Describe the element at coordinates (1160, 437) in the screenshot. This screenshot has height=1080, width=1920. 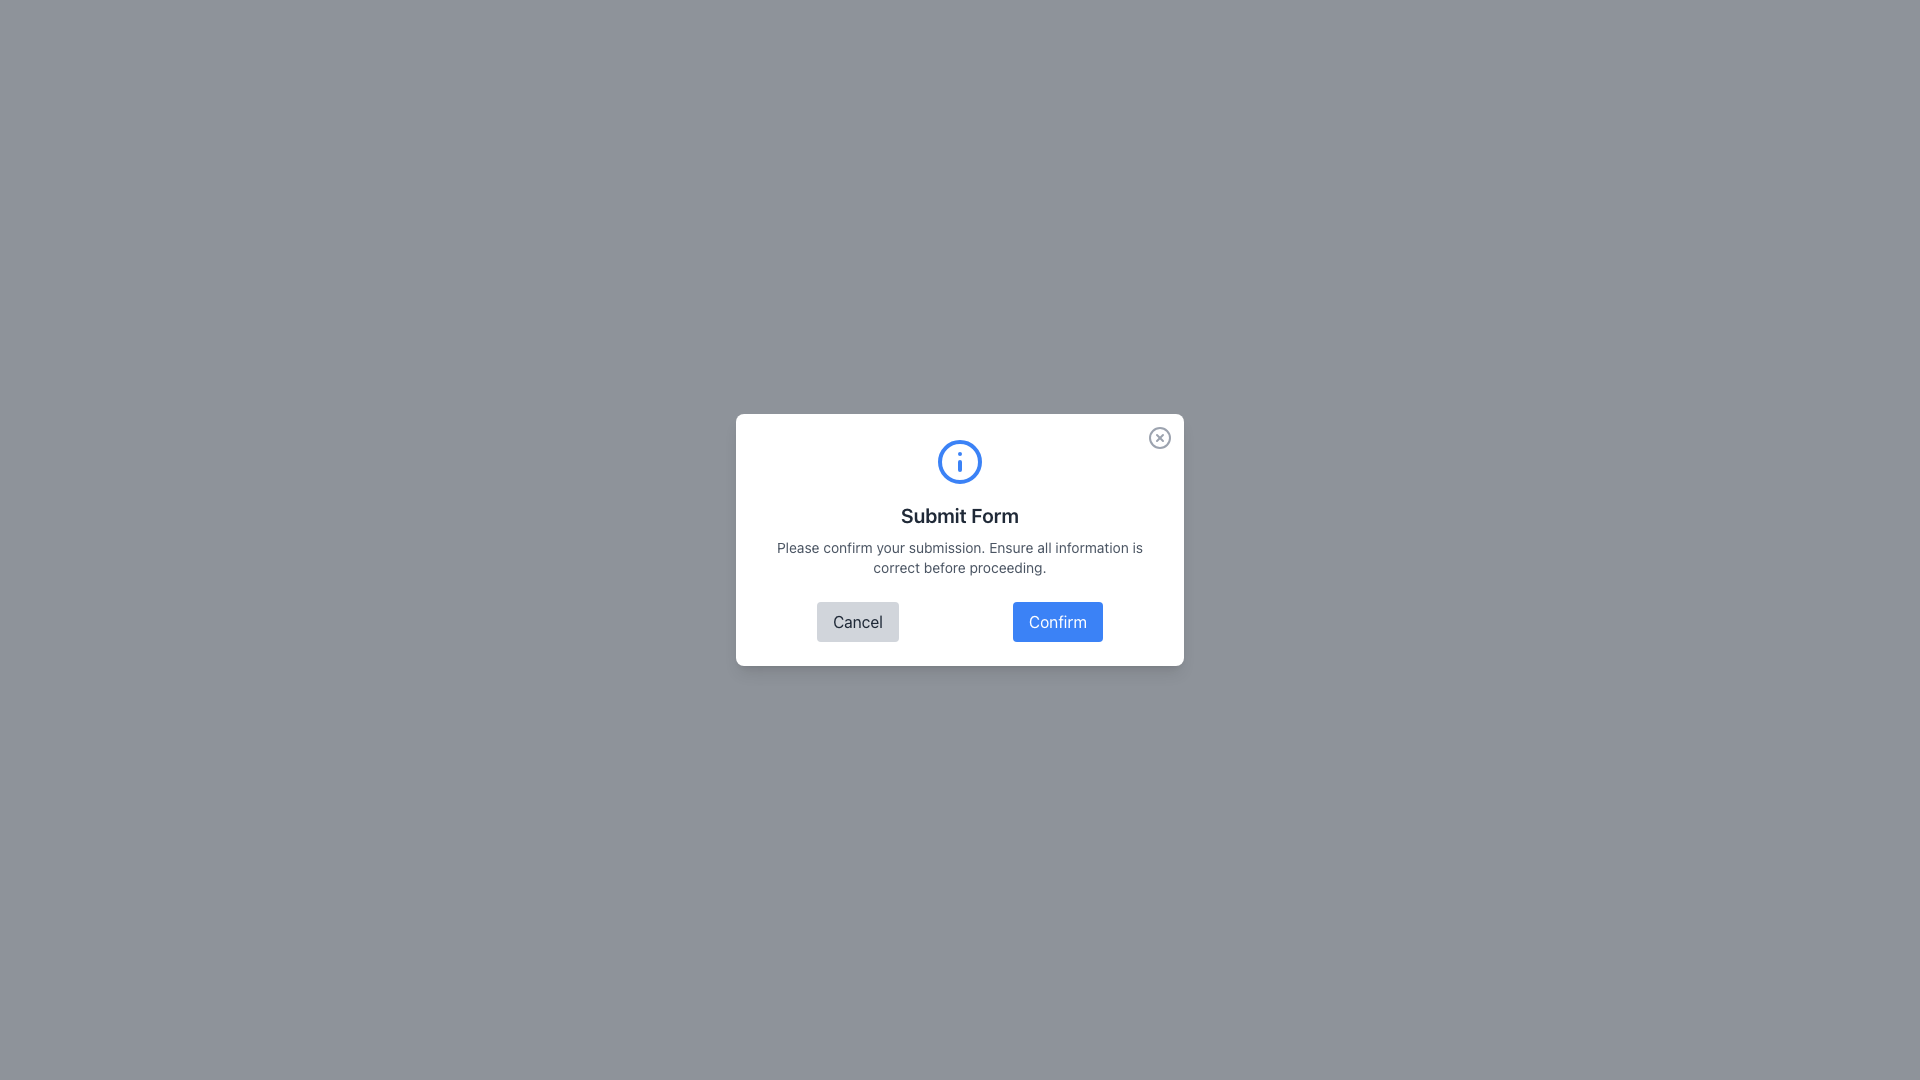
I see `the close icon button with an 'X' symbol located at the top-right corner of the centered white modal box to change its color` at that location.